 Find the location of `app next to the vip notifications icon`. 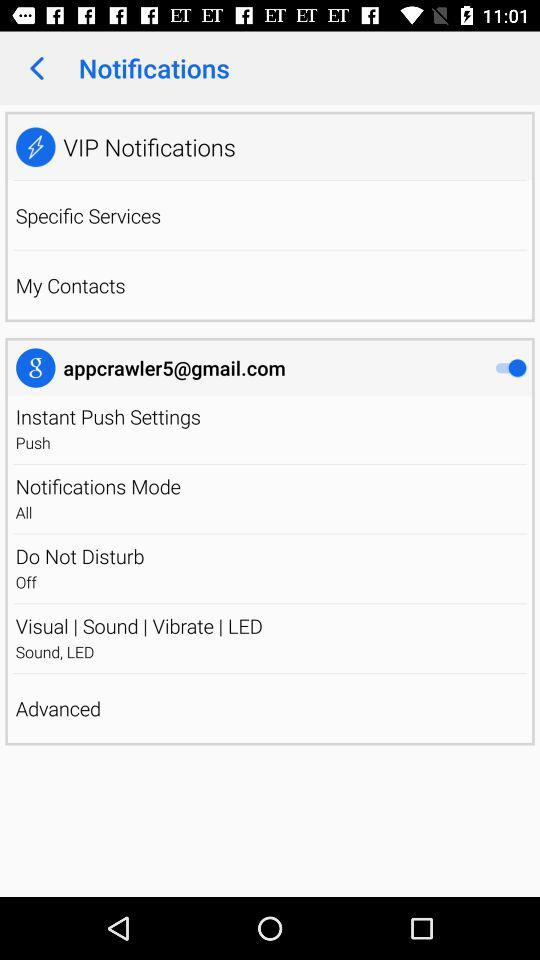

app next to the vip notifications icon is located at coordinates (35, 146).